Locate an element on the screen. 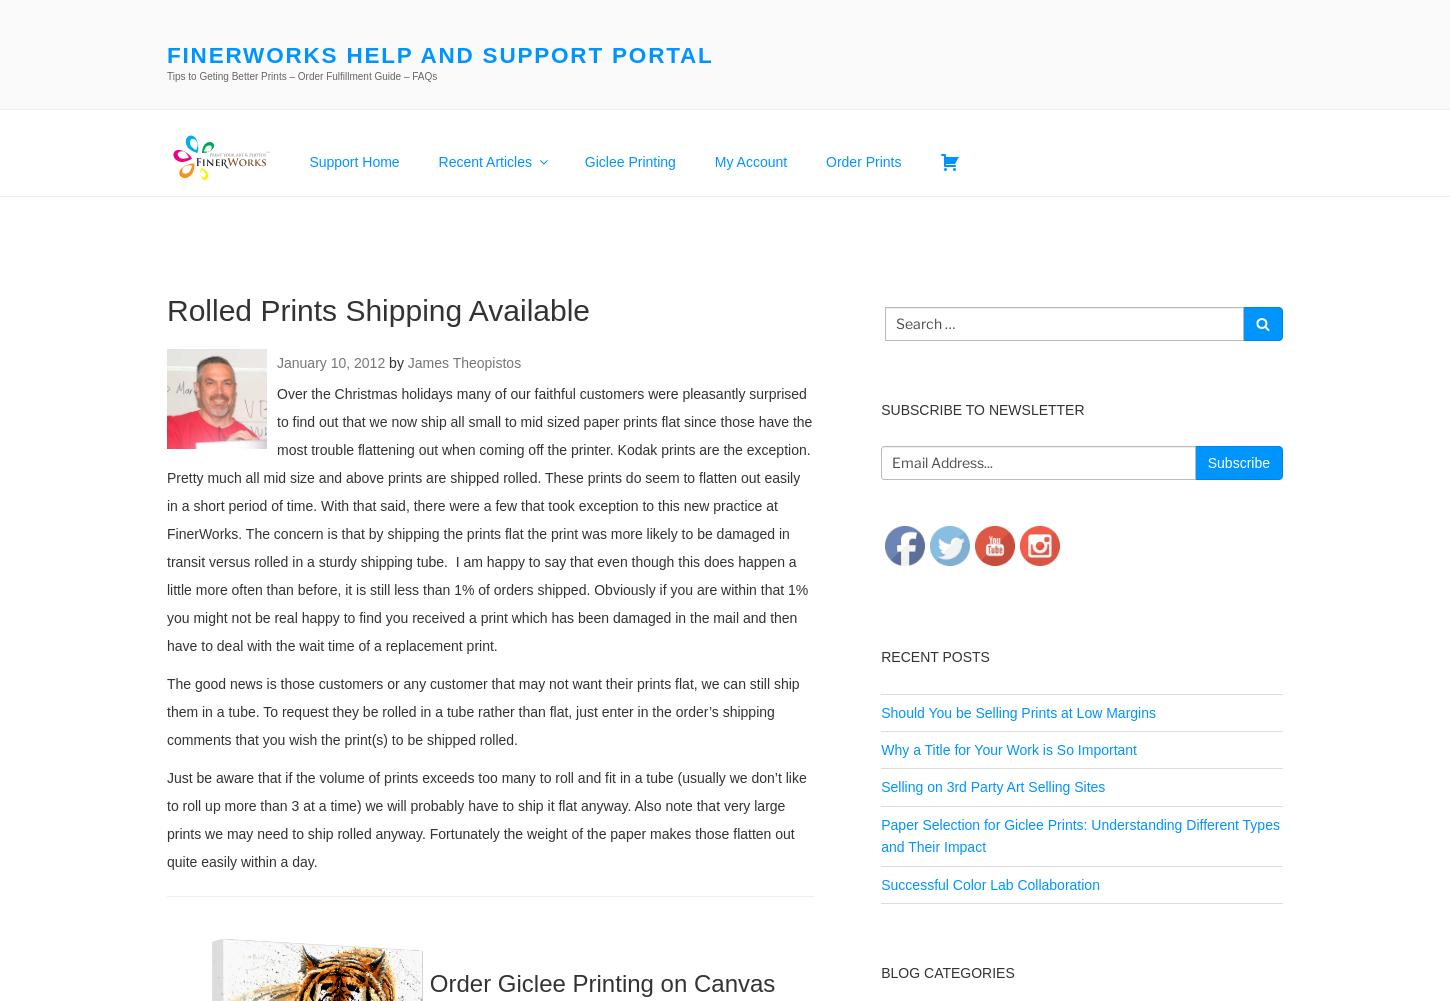 The image size is (1450, 1001). 'Subscribe' is located at coordinates (1238, 462).